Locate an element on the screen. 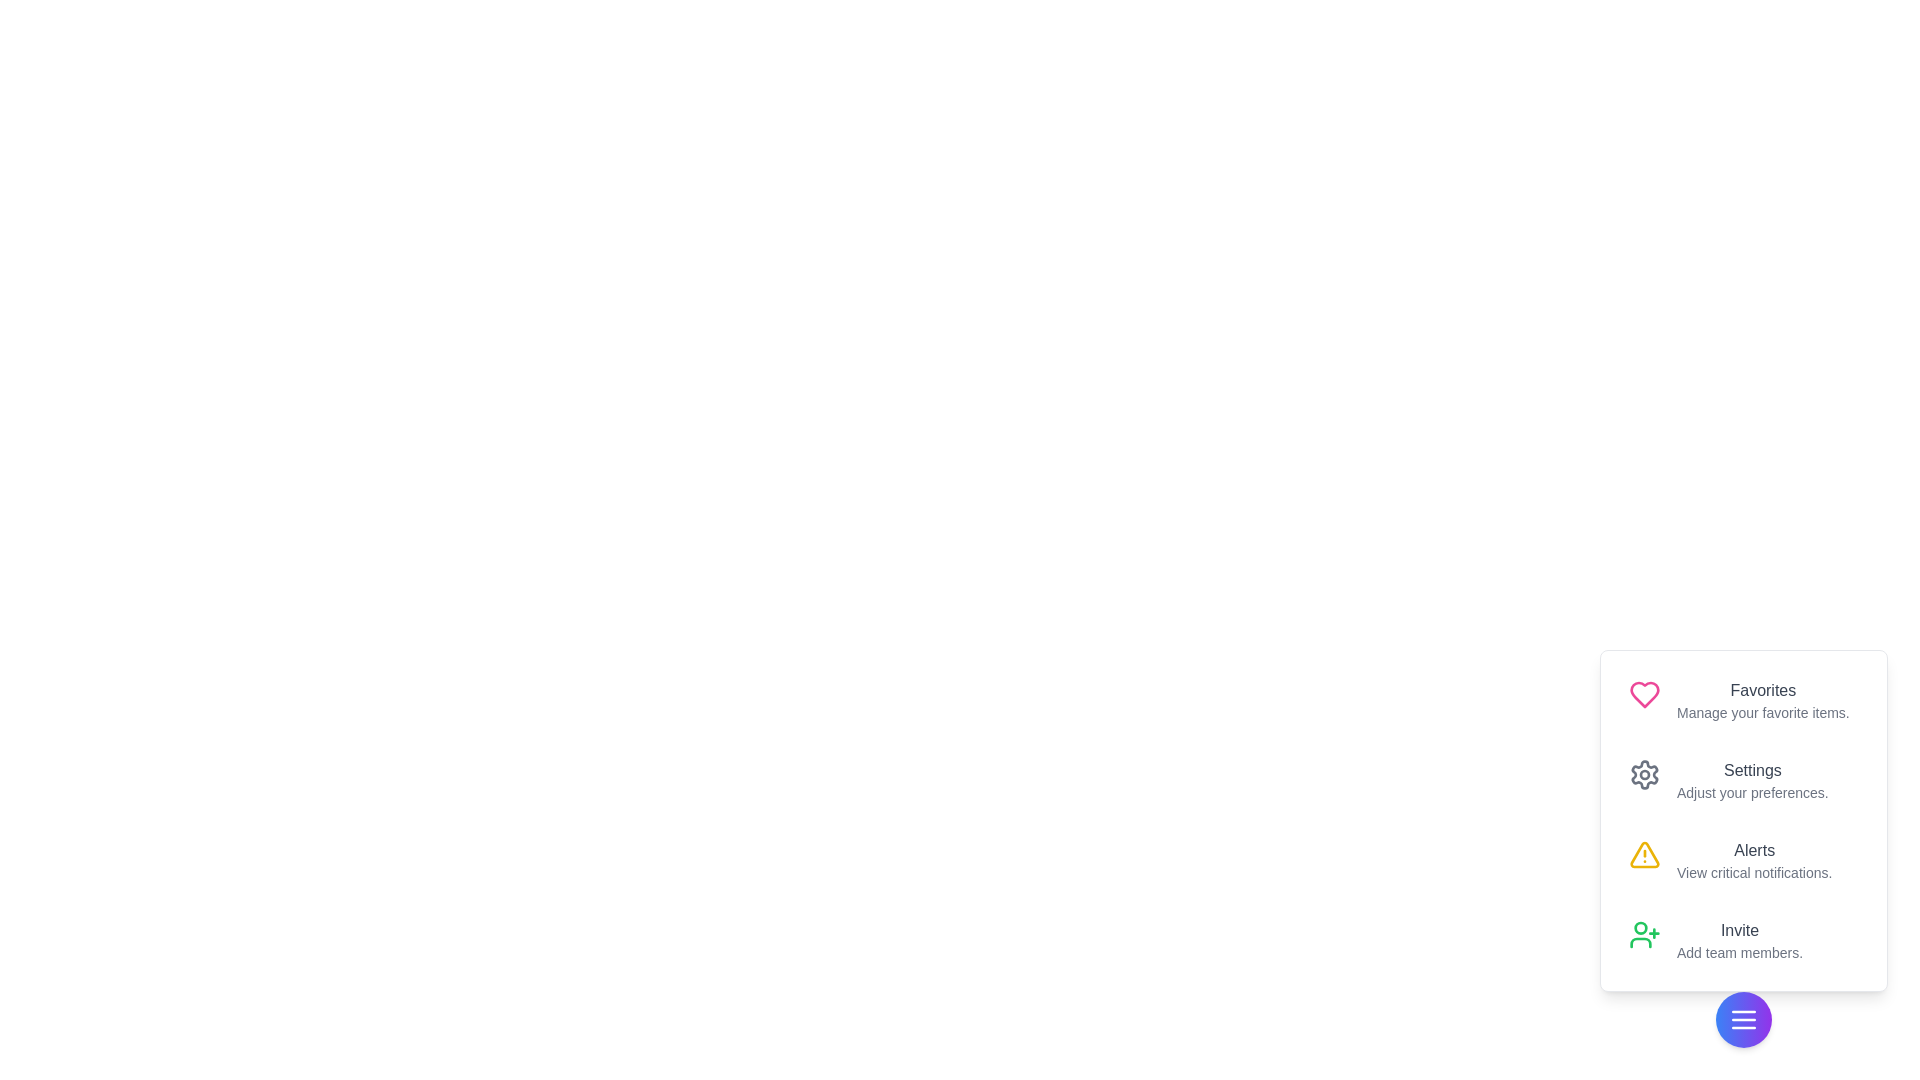 Image resolution: width=1920 pixels, height=1080 pixels. the menu item corresponding to Invite is located at coordinates (1742, 941).